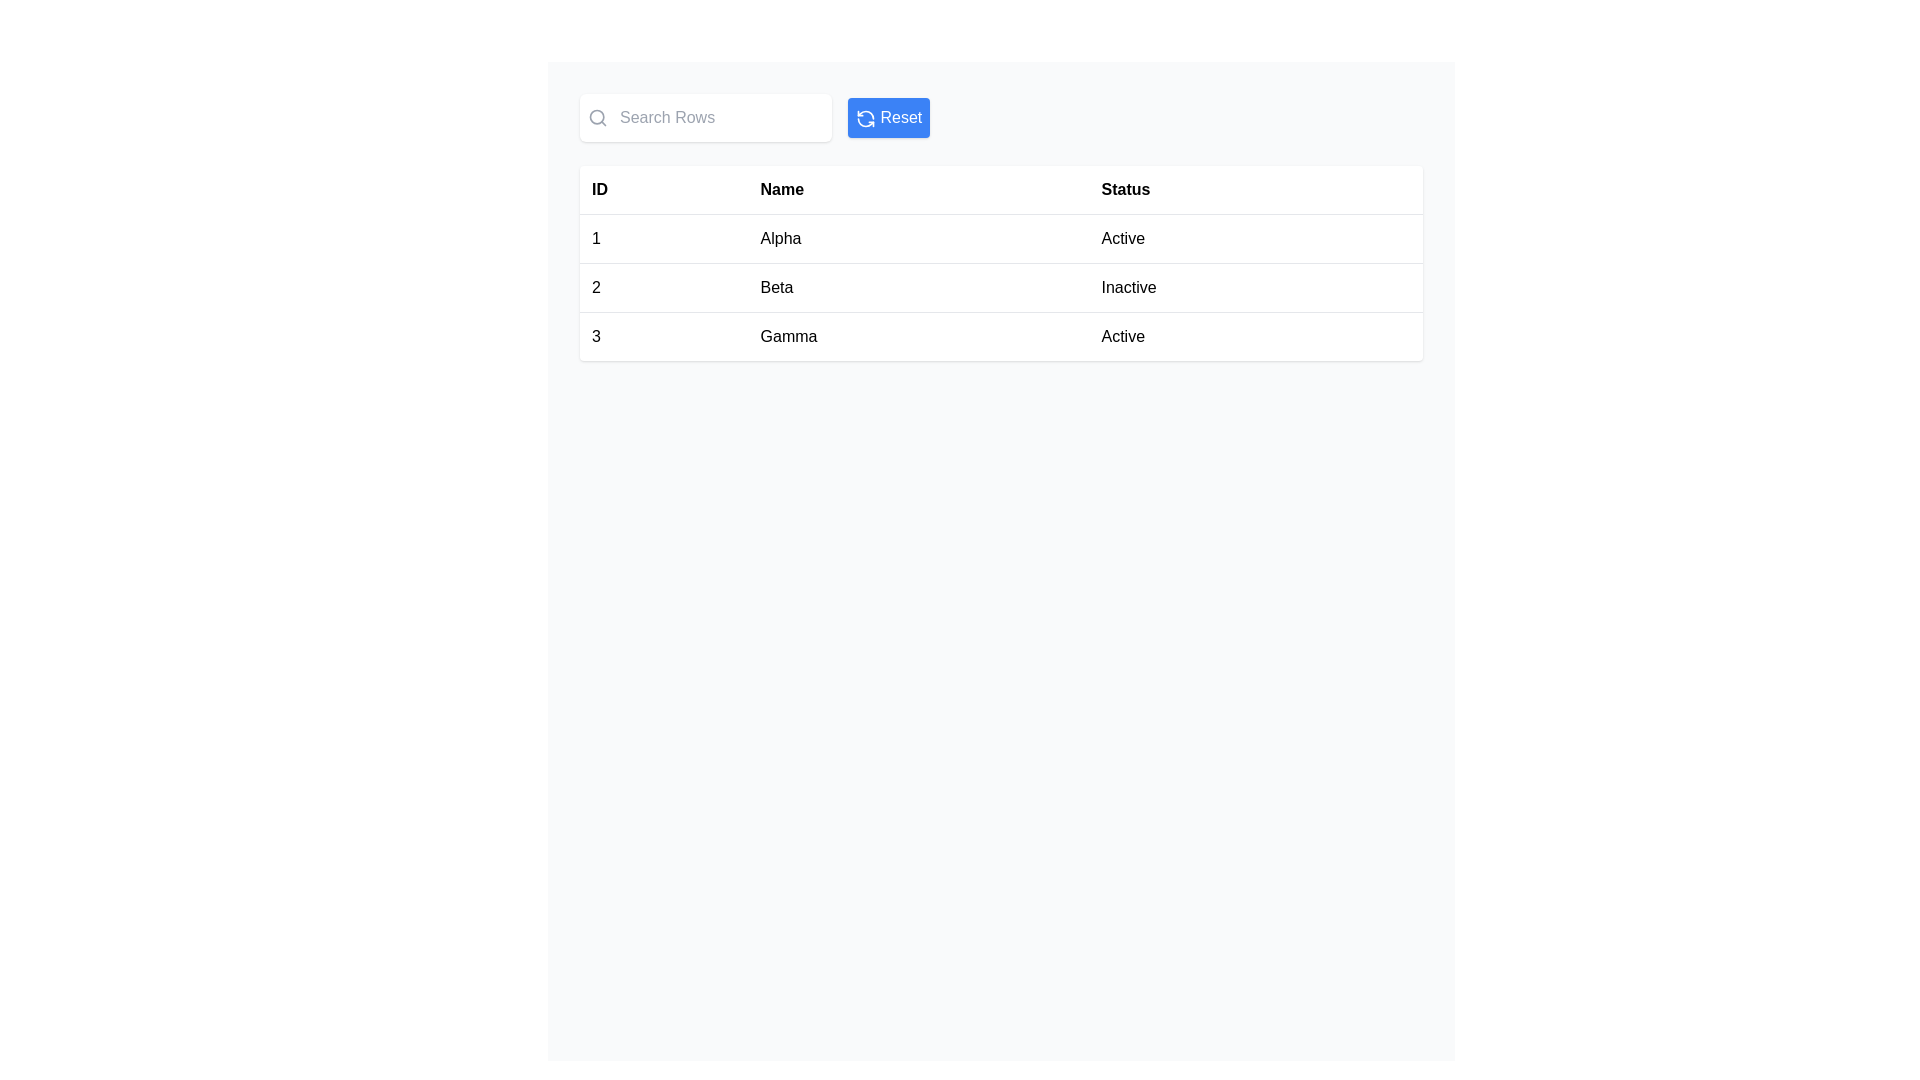 The image size is (1920, 1080). What do you see at coordinates (1001, 335) in the screenshot?
I see `the third row of the table which contains the elements '3', 'Gamma', and 'Active'` at bounding box center [1001, 335].